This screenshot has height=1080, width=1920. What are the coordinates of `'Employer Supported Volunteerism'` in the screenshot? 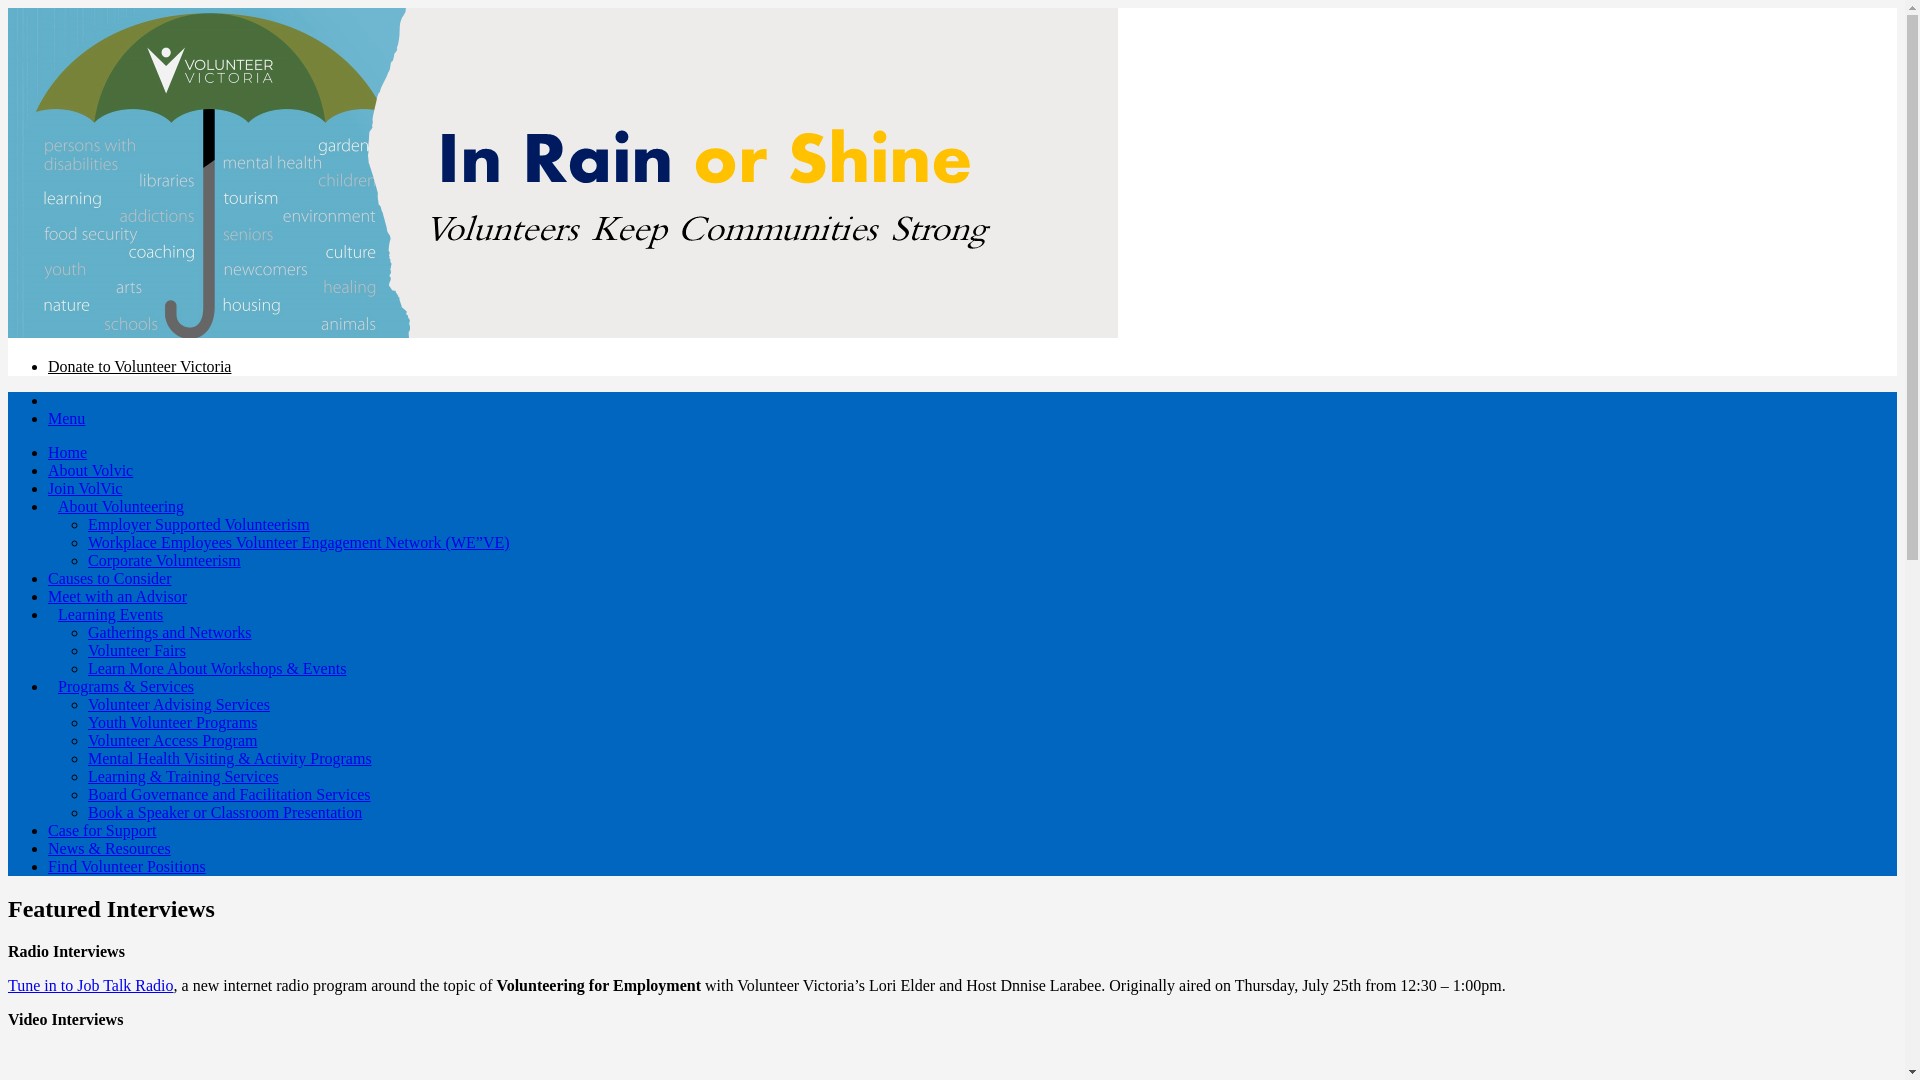 It's located at (198, 523).